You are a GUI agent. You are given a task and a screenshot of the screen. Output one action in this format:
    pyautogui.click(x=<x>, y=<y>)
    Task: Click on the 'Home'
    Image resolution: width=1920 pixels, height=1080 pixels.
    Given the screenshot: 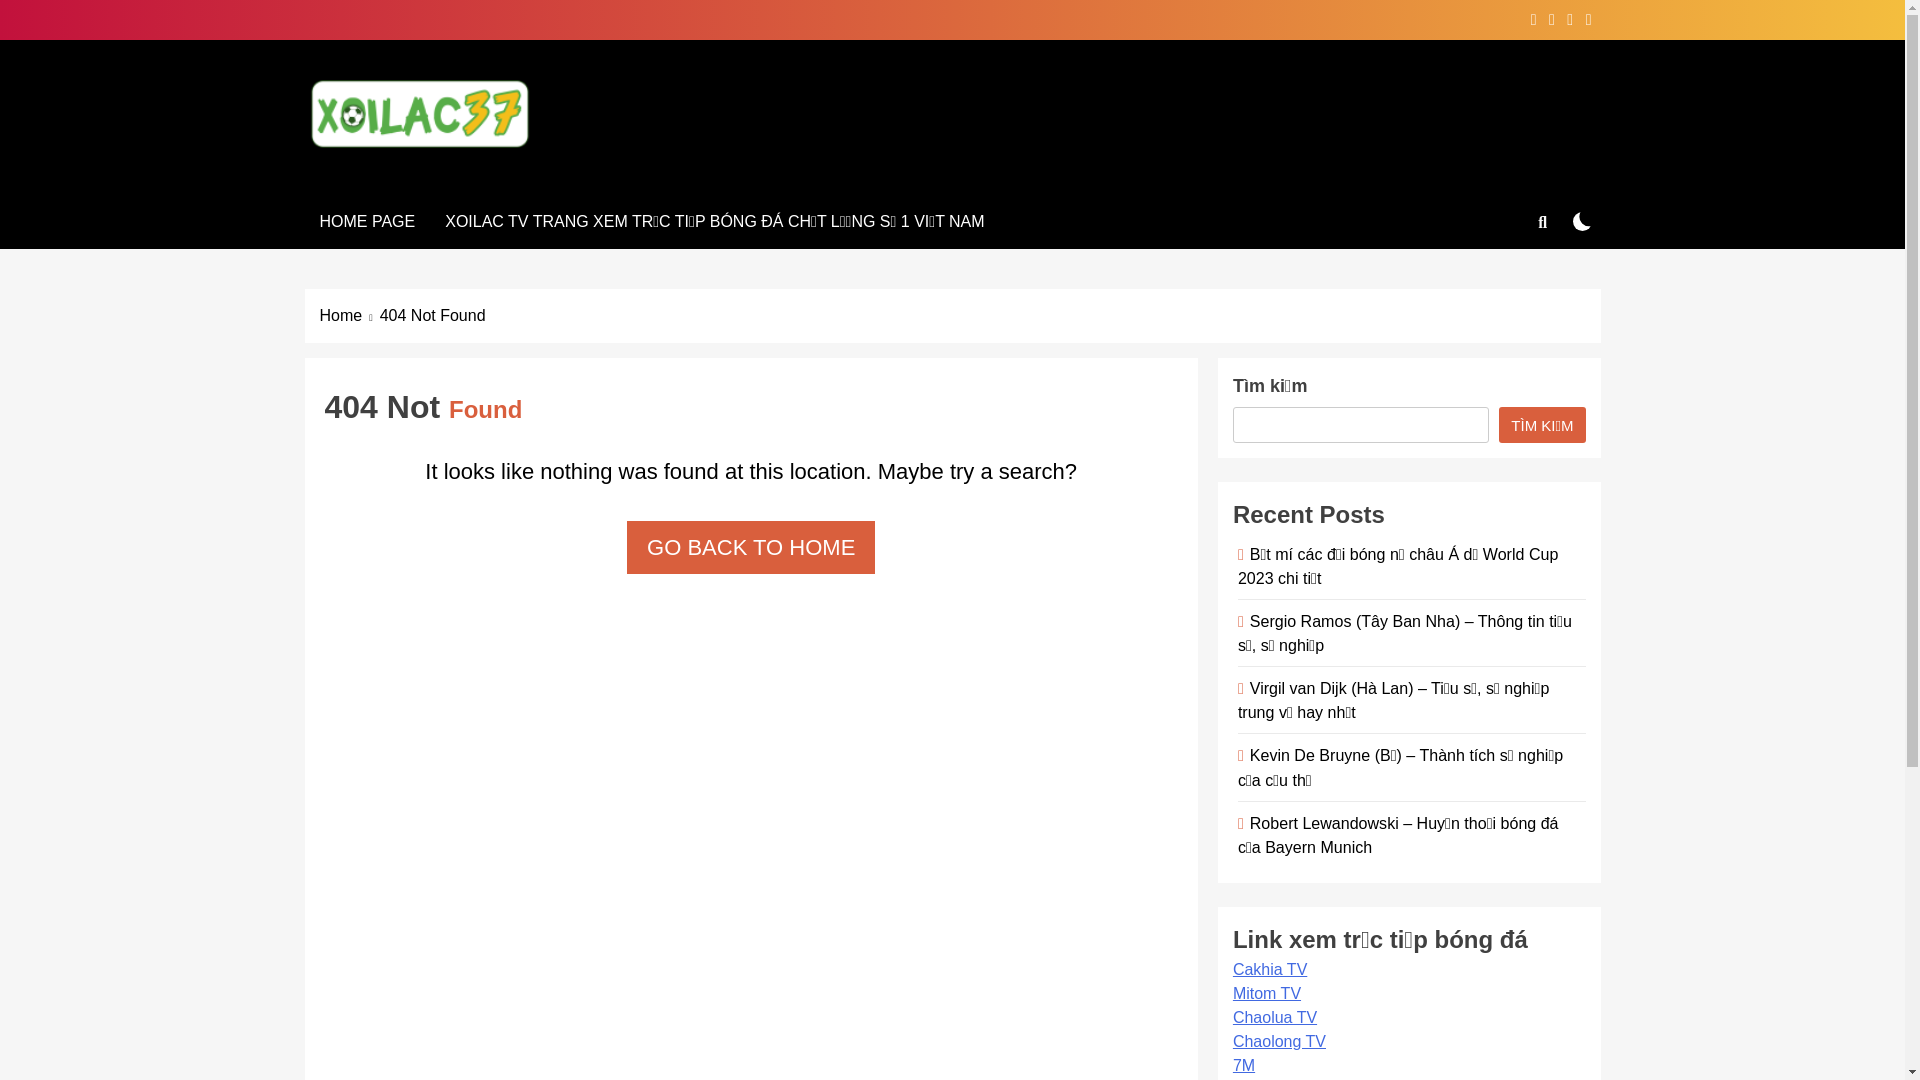 What is the action you would take?
    pyautogui.click(x=350, y=315)
    